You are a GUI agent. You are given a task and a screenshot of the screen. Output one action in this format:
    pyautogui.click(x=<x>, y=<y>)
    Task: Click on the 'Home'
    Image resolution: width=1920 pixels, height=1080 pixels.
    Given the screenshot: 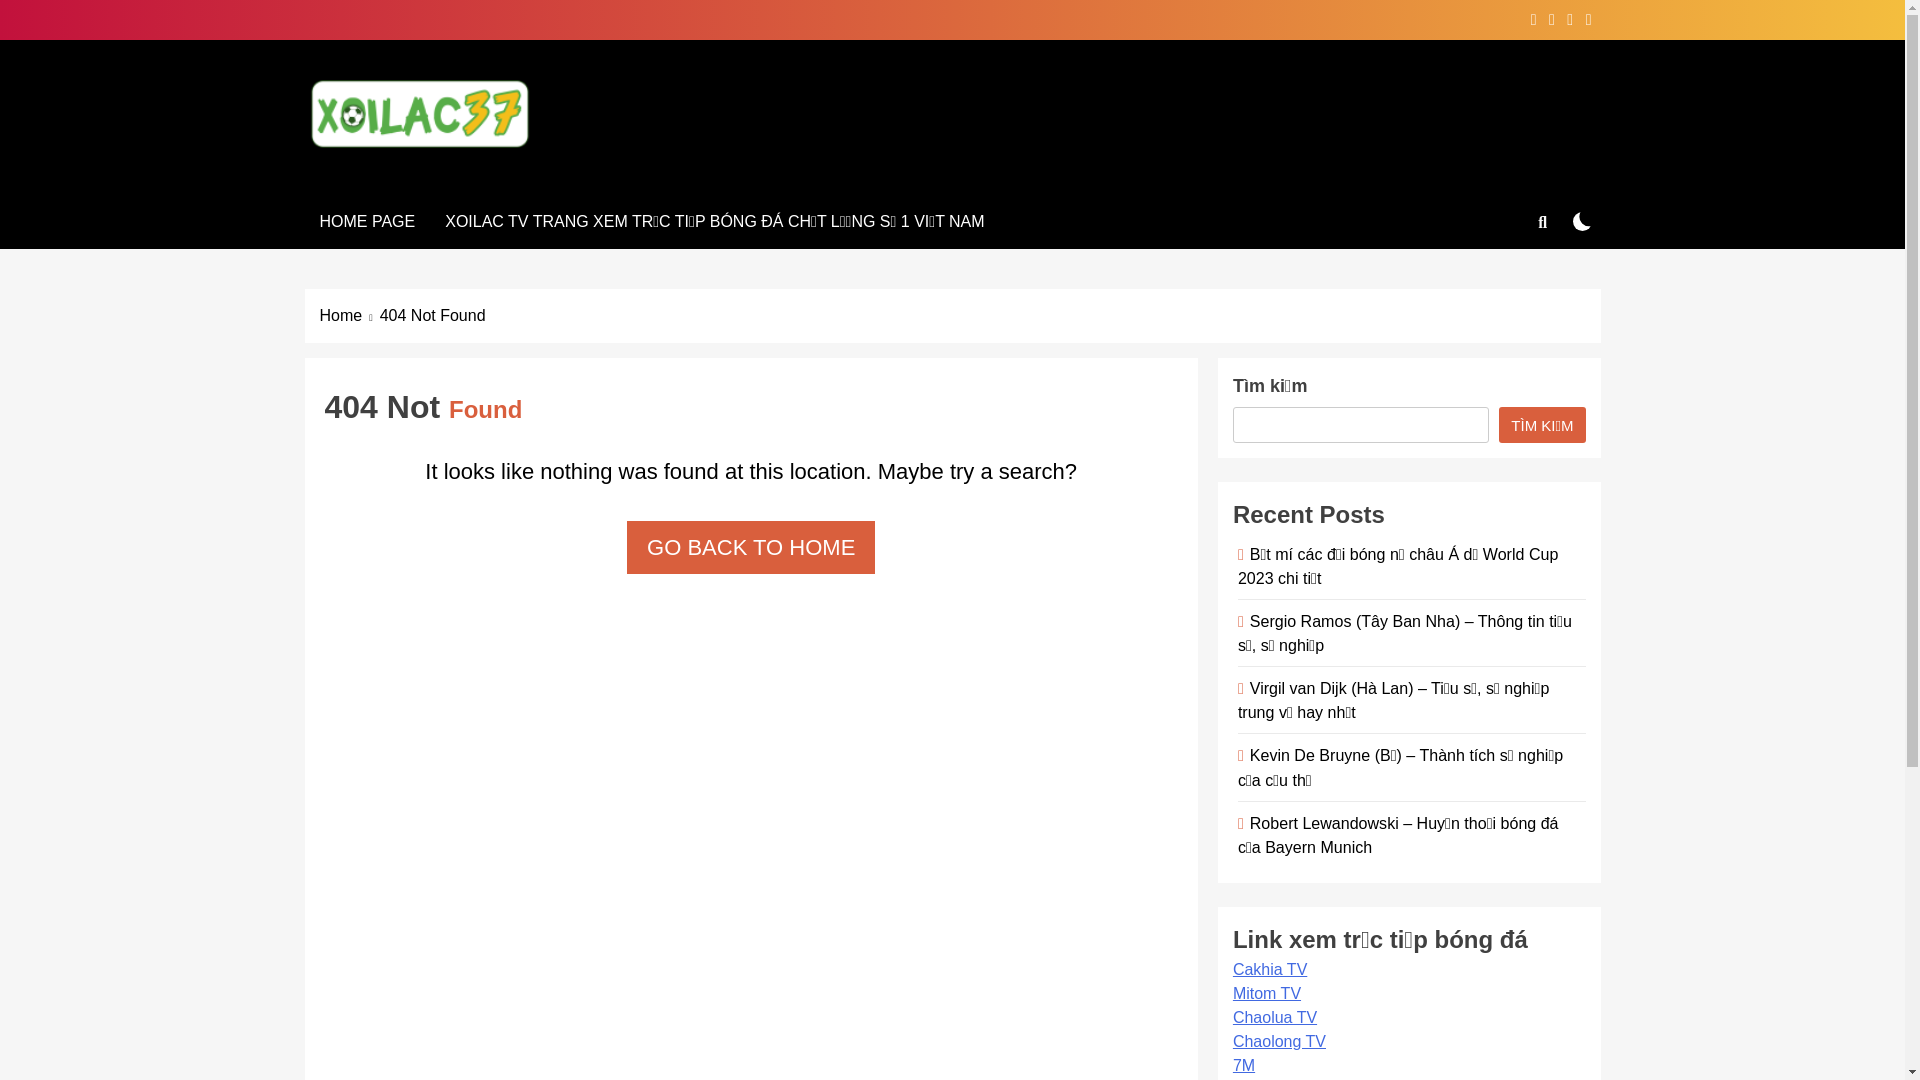 What is the action you would take?
    pyautogui.click(x=350, y=315)
    